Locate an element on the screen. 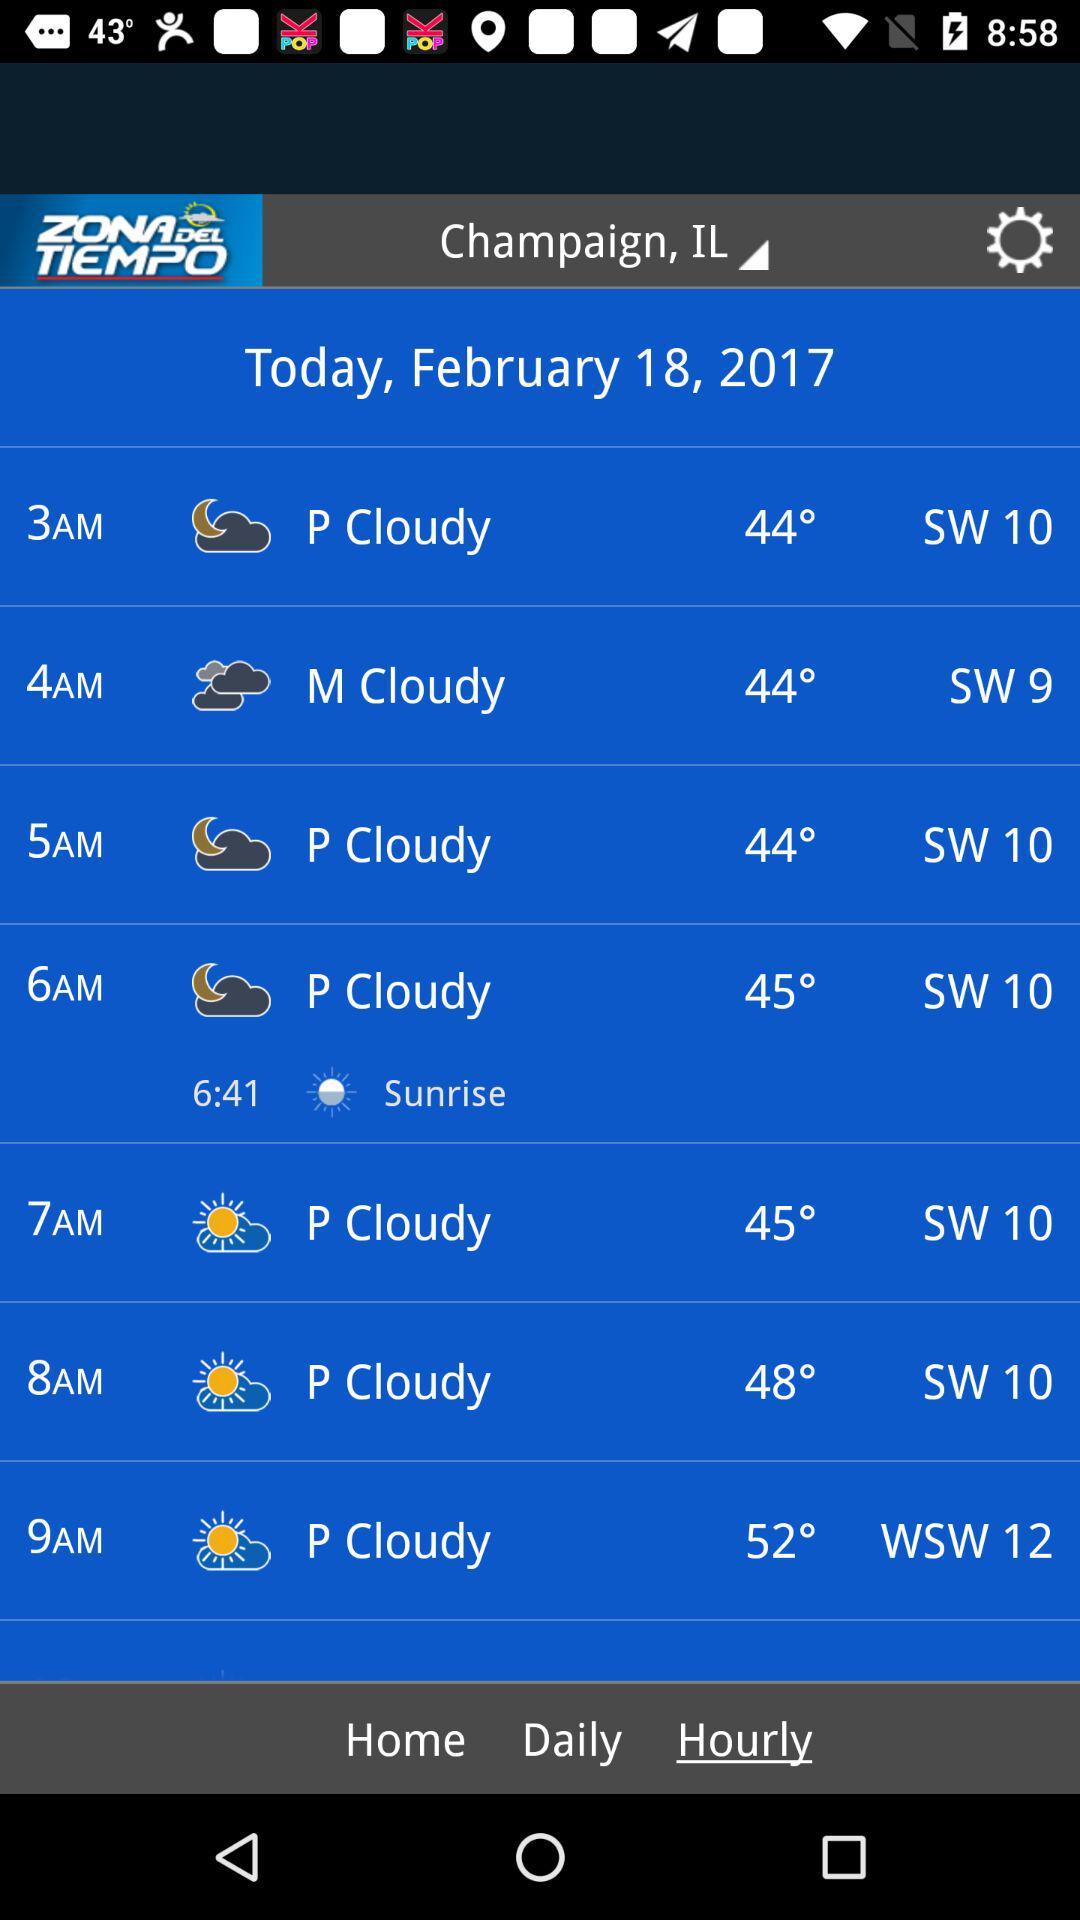 The image size is (1080, 1920). the date_range icon is located at coordinates (131, 240).